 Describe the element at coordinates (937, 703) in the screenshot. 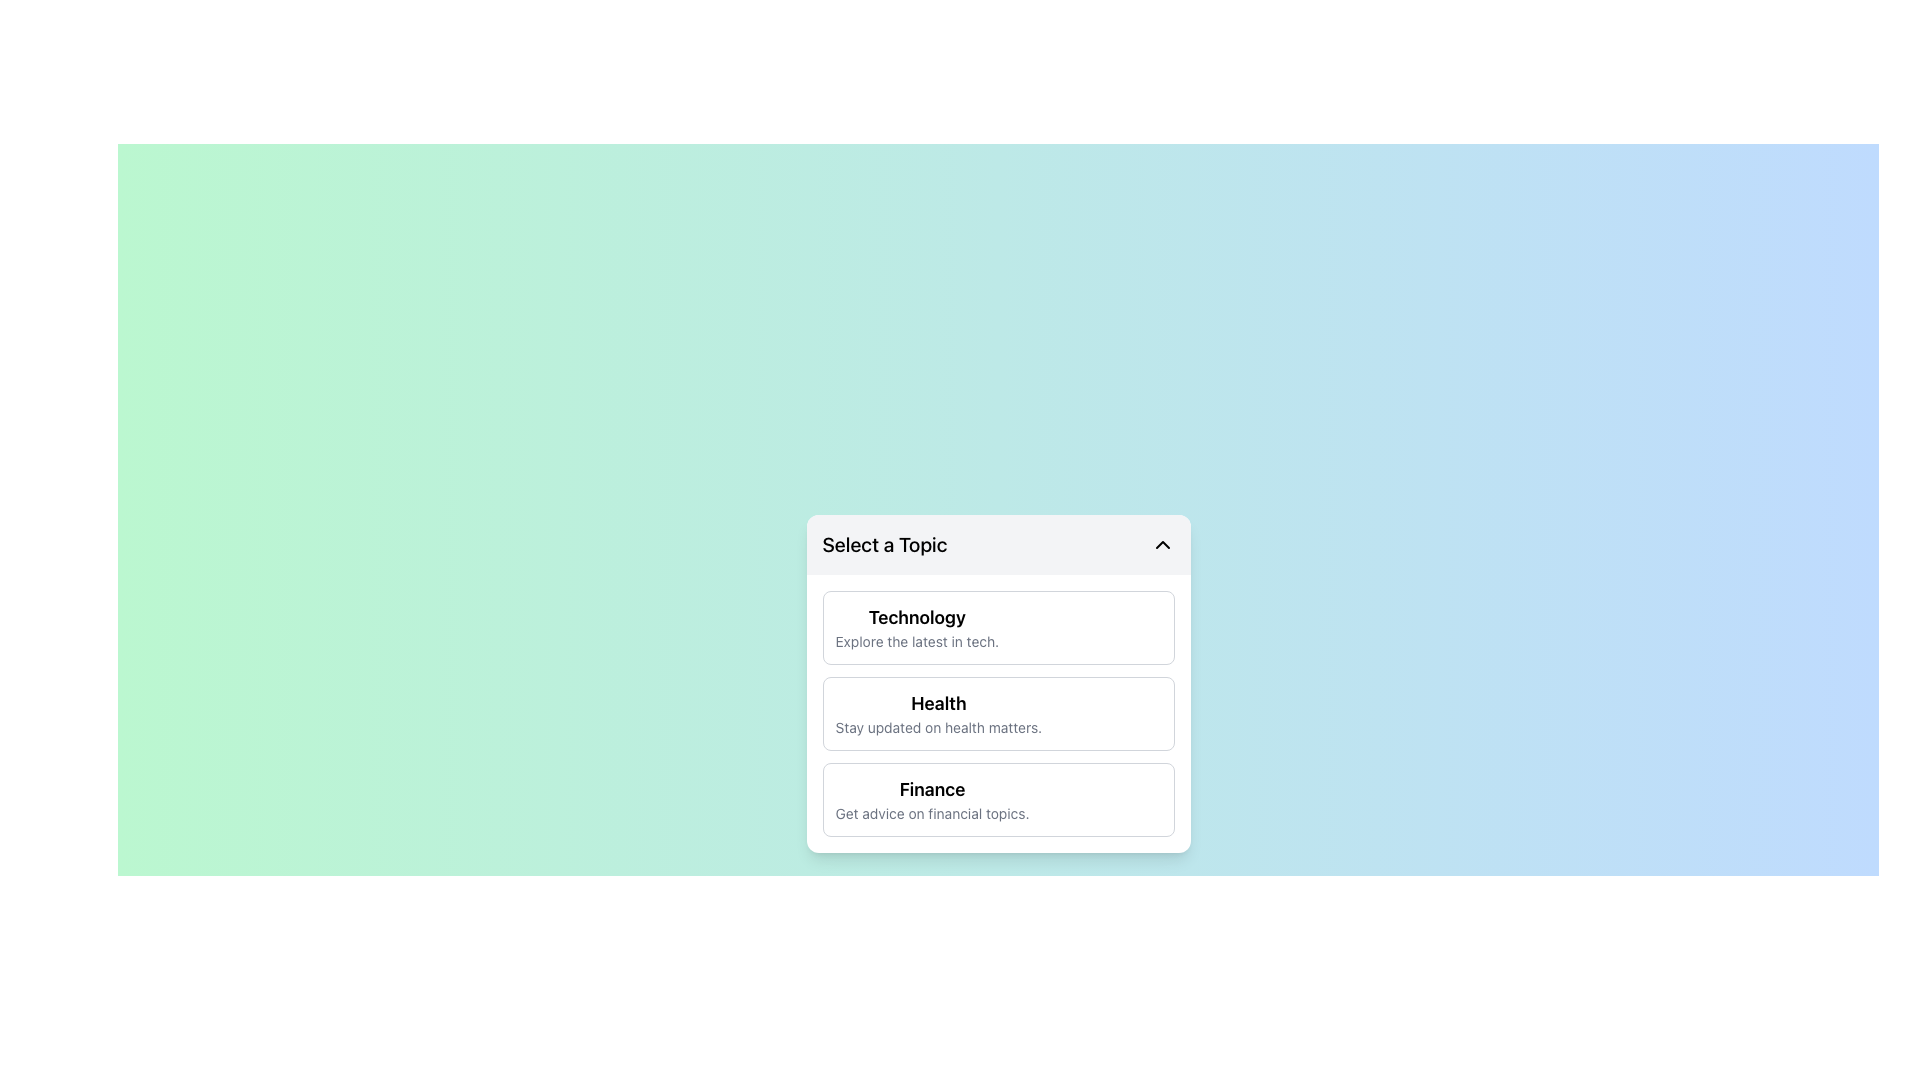

I see `the 'Health' text label, which is the heading in the second list item of the 'Select a Topic' group` at that location.